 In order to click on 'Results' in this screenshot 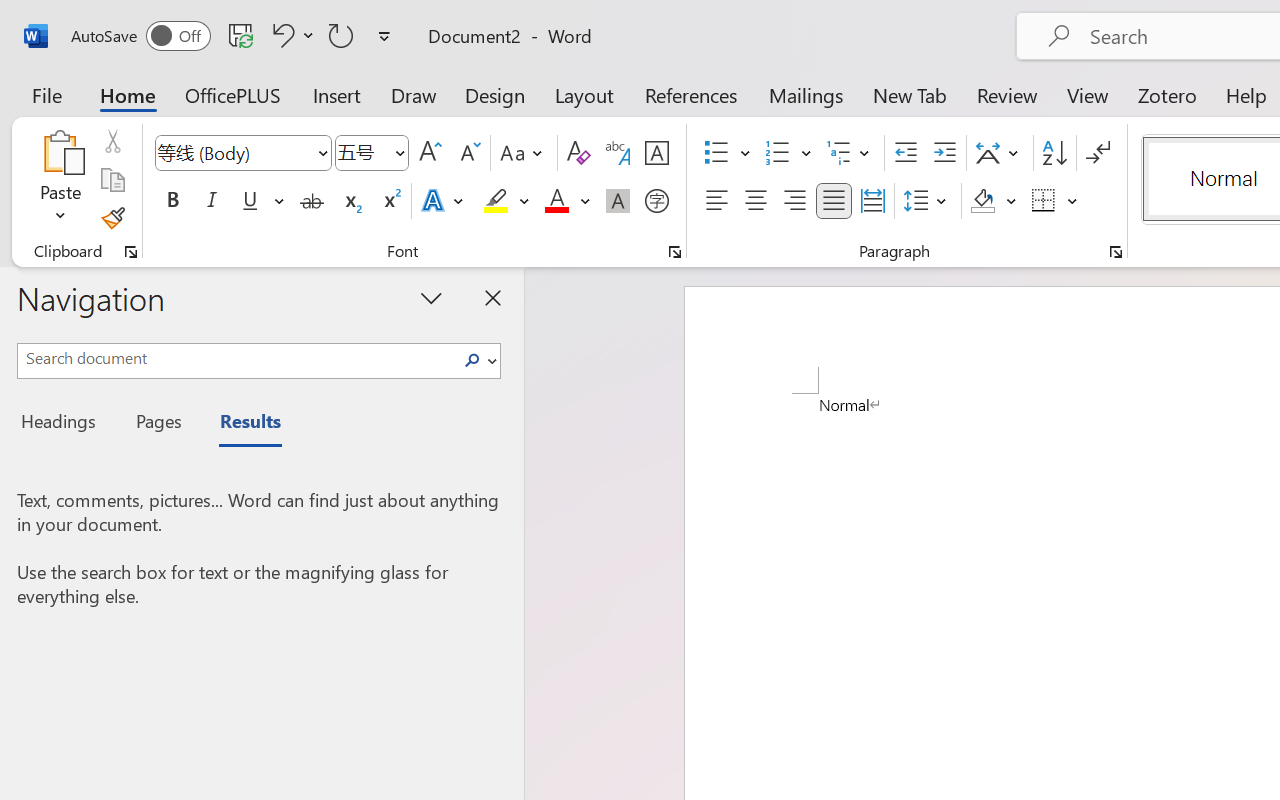, I will do `click(240, 424)`.